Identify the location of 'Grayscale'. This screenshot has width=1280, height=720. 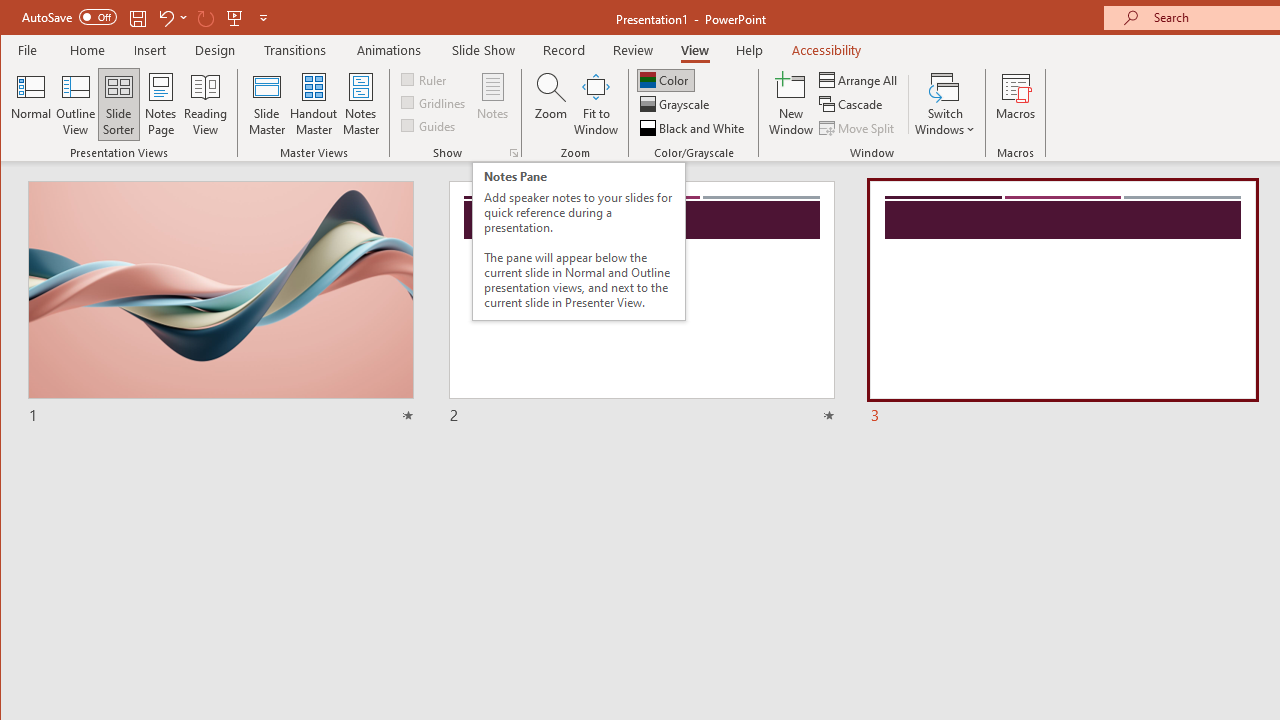
(676, 104).